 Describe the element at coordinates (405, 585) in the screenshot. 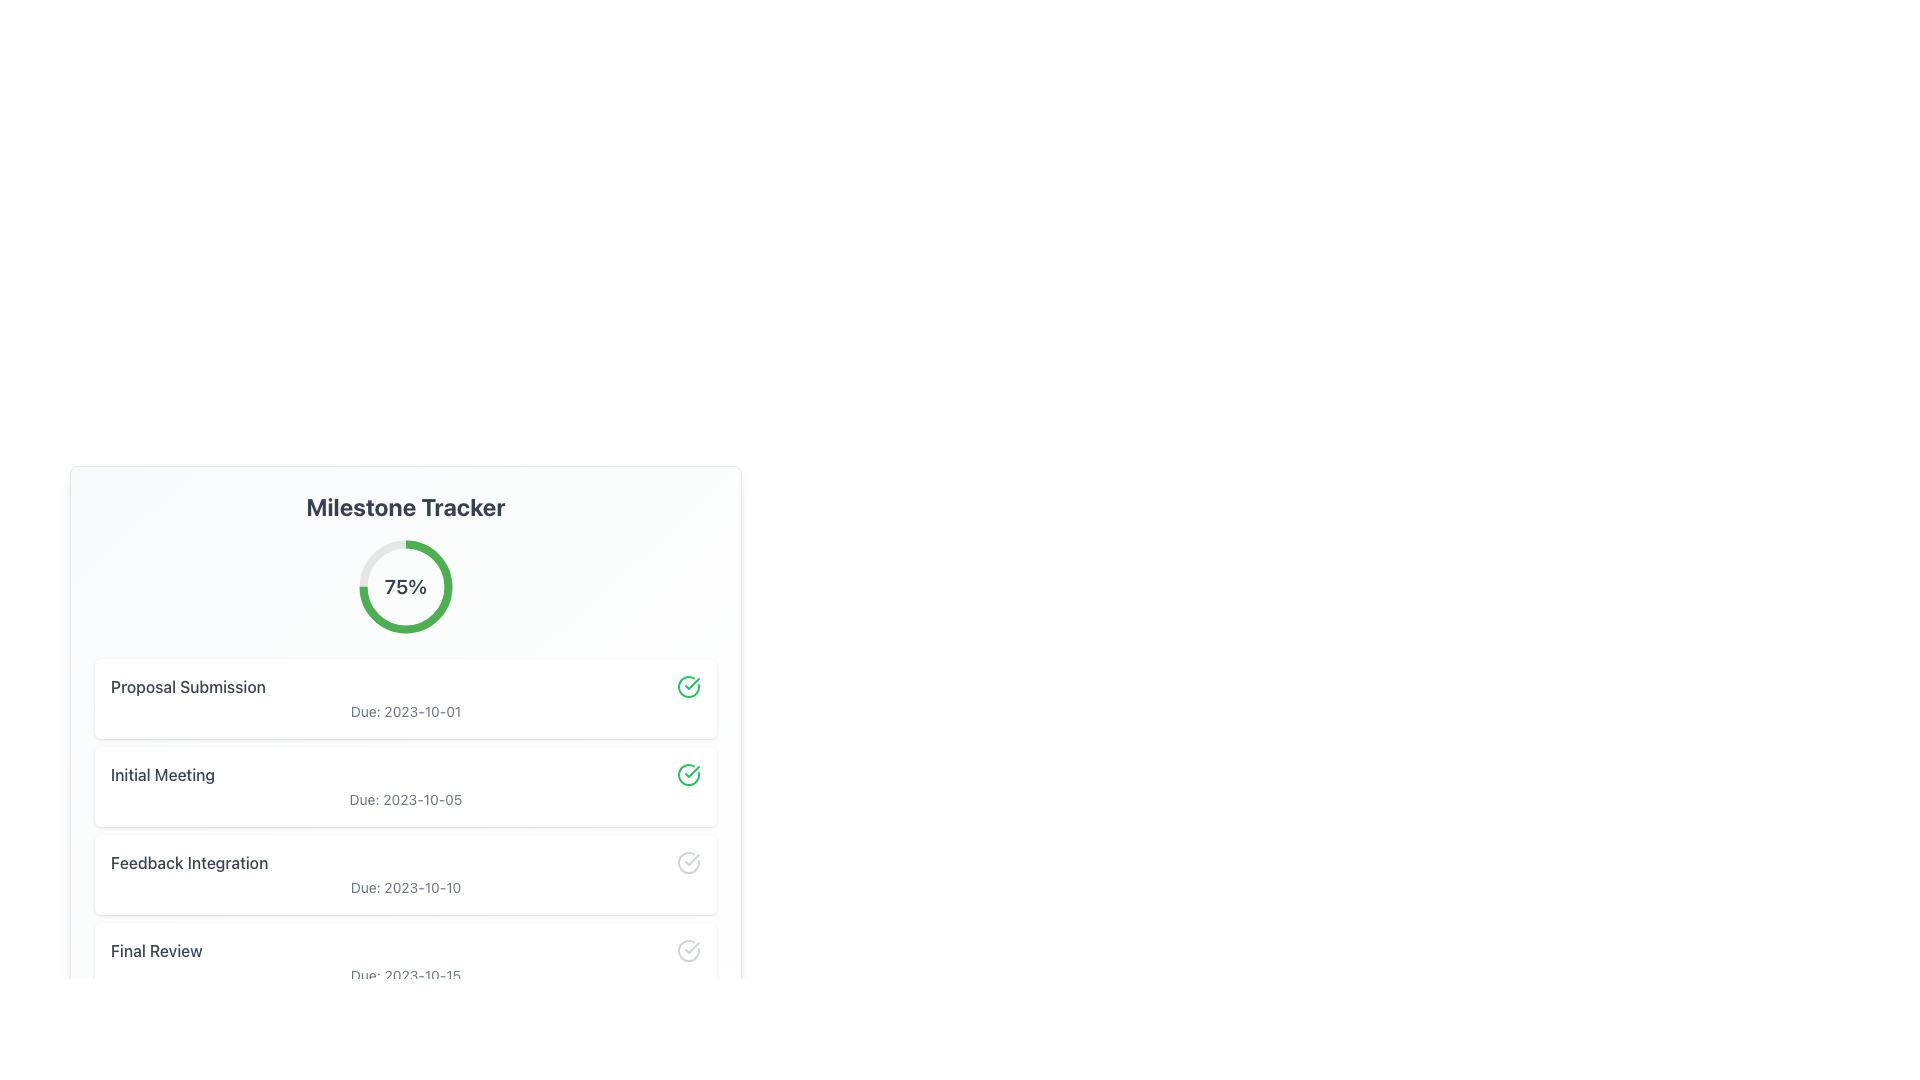

I see `the percentage displayed on the Circular Progress Indicator located below the 'Milestone Tracker' heading` at that location.